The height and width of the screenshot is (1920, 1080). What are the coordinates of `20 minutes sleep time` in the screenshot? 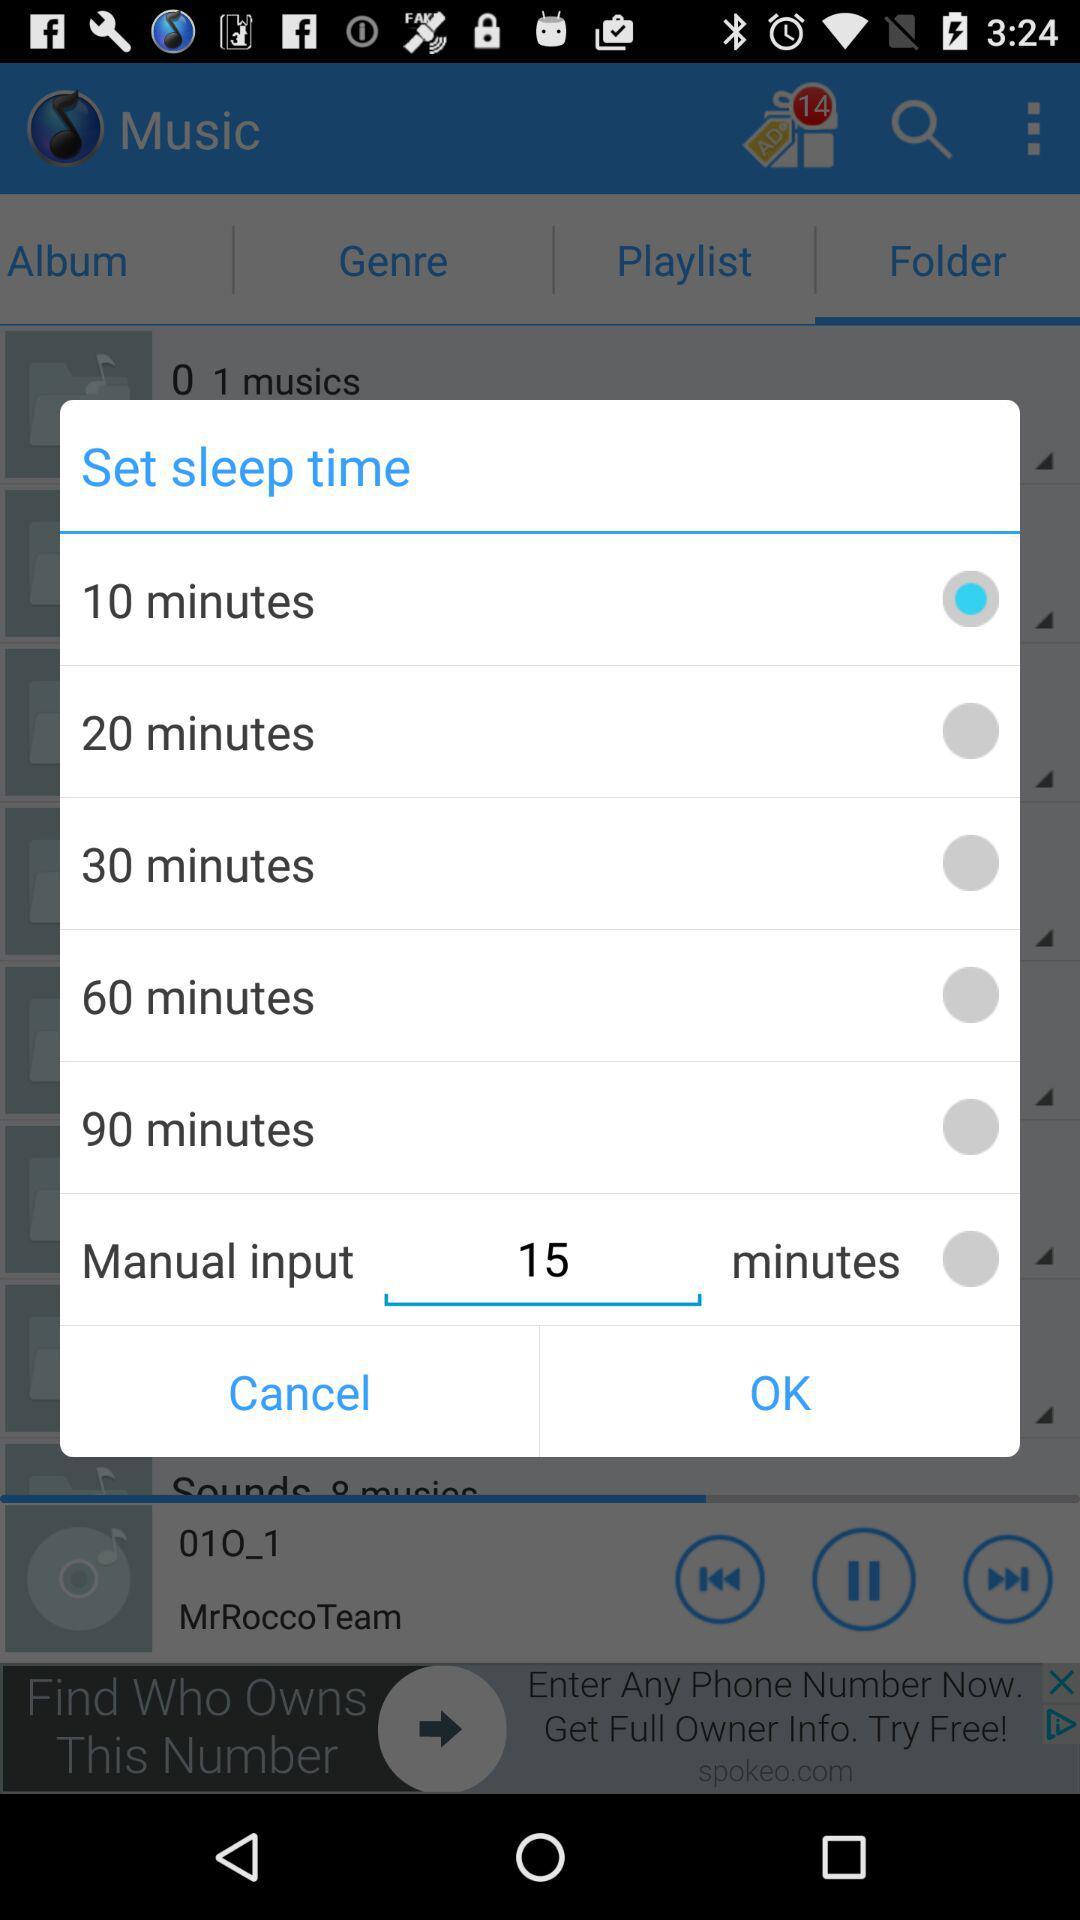 It's located at (969, 730).